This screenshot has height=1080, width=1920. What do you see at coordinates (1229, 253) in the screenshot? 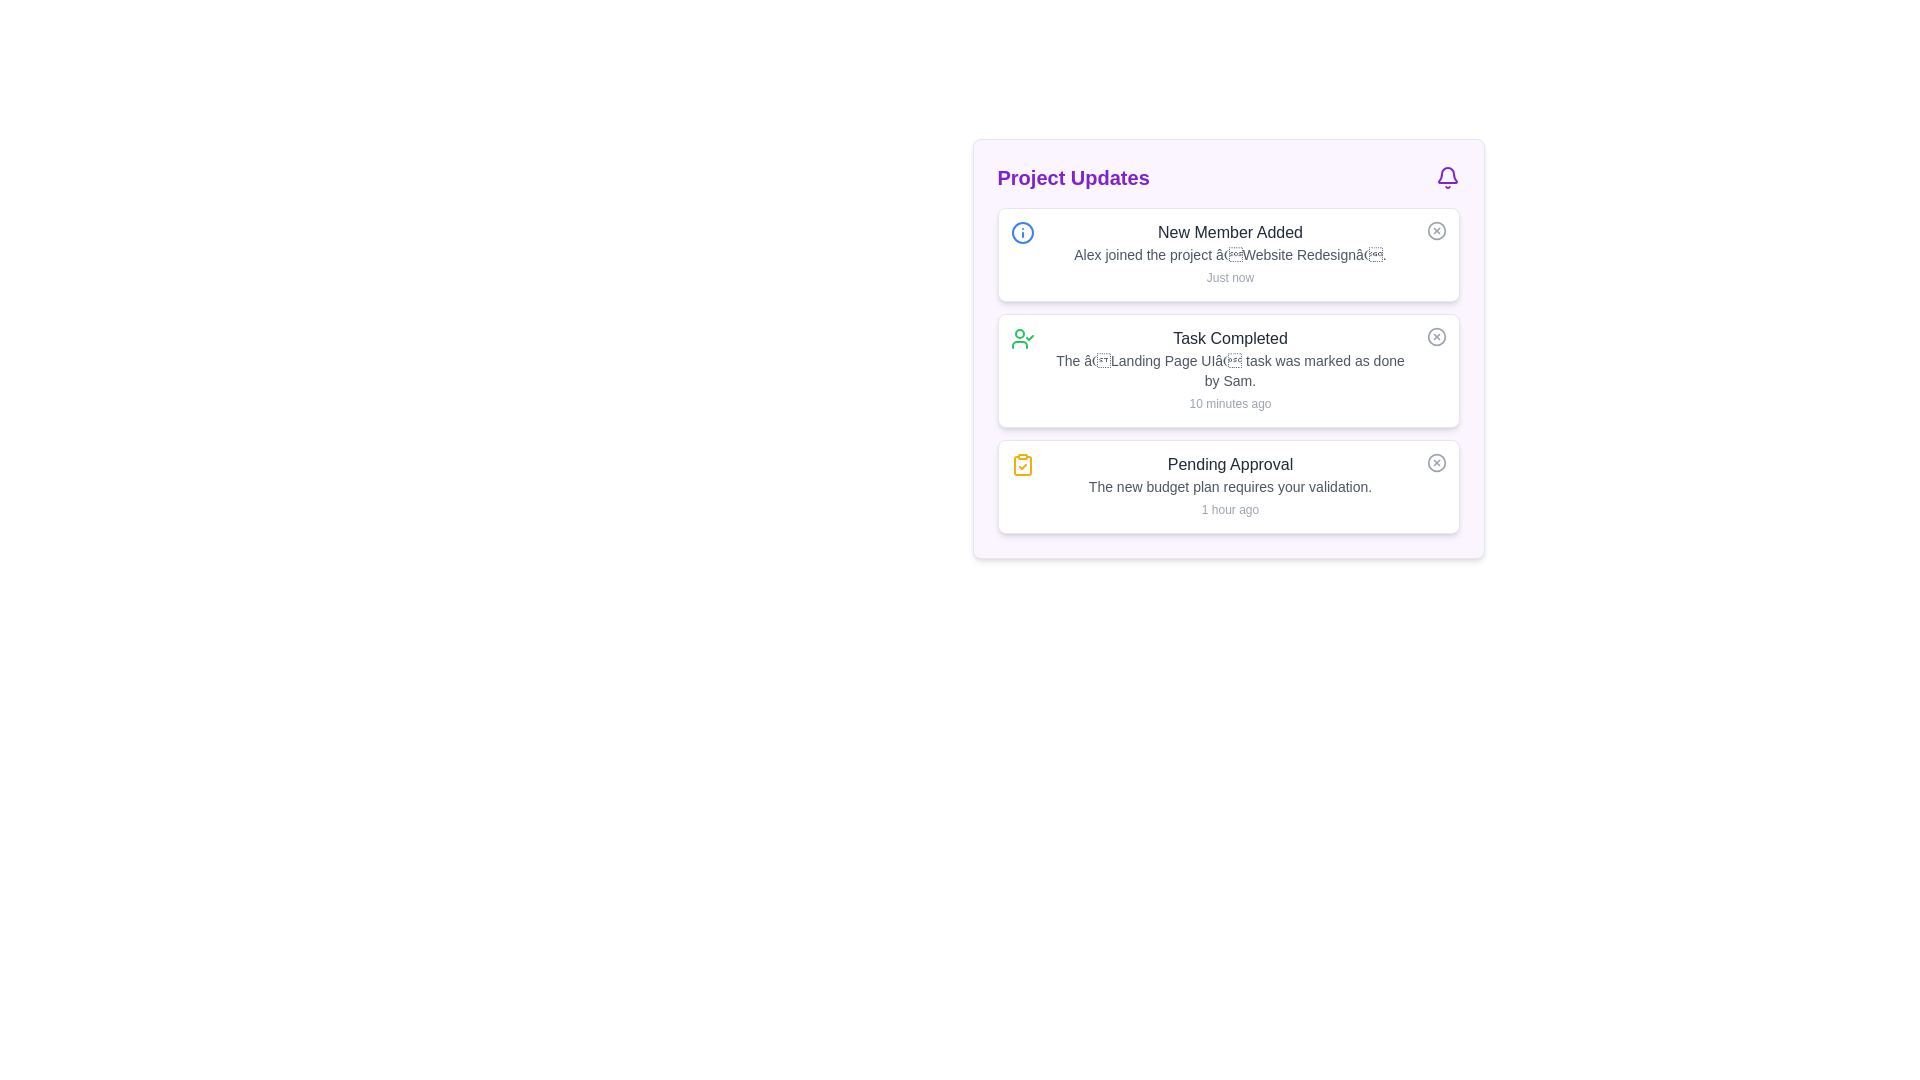
I see `the text element displaying the update about the new member Alex joining the project 'Website Redesign', which is located in the notifications panel under 'Project Updates'` at bounding box center [1229, 253].